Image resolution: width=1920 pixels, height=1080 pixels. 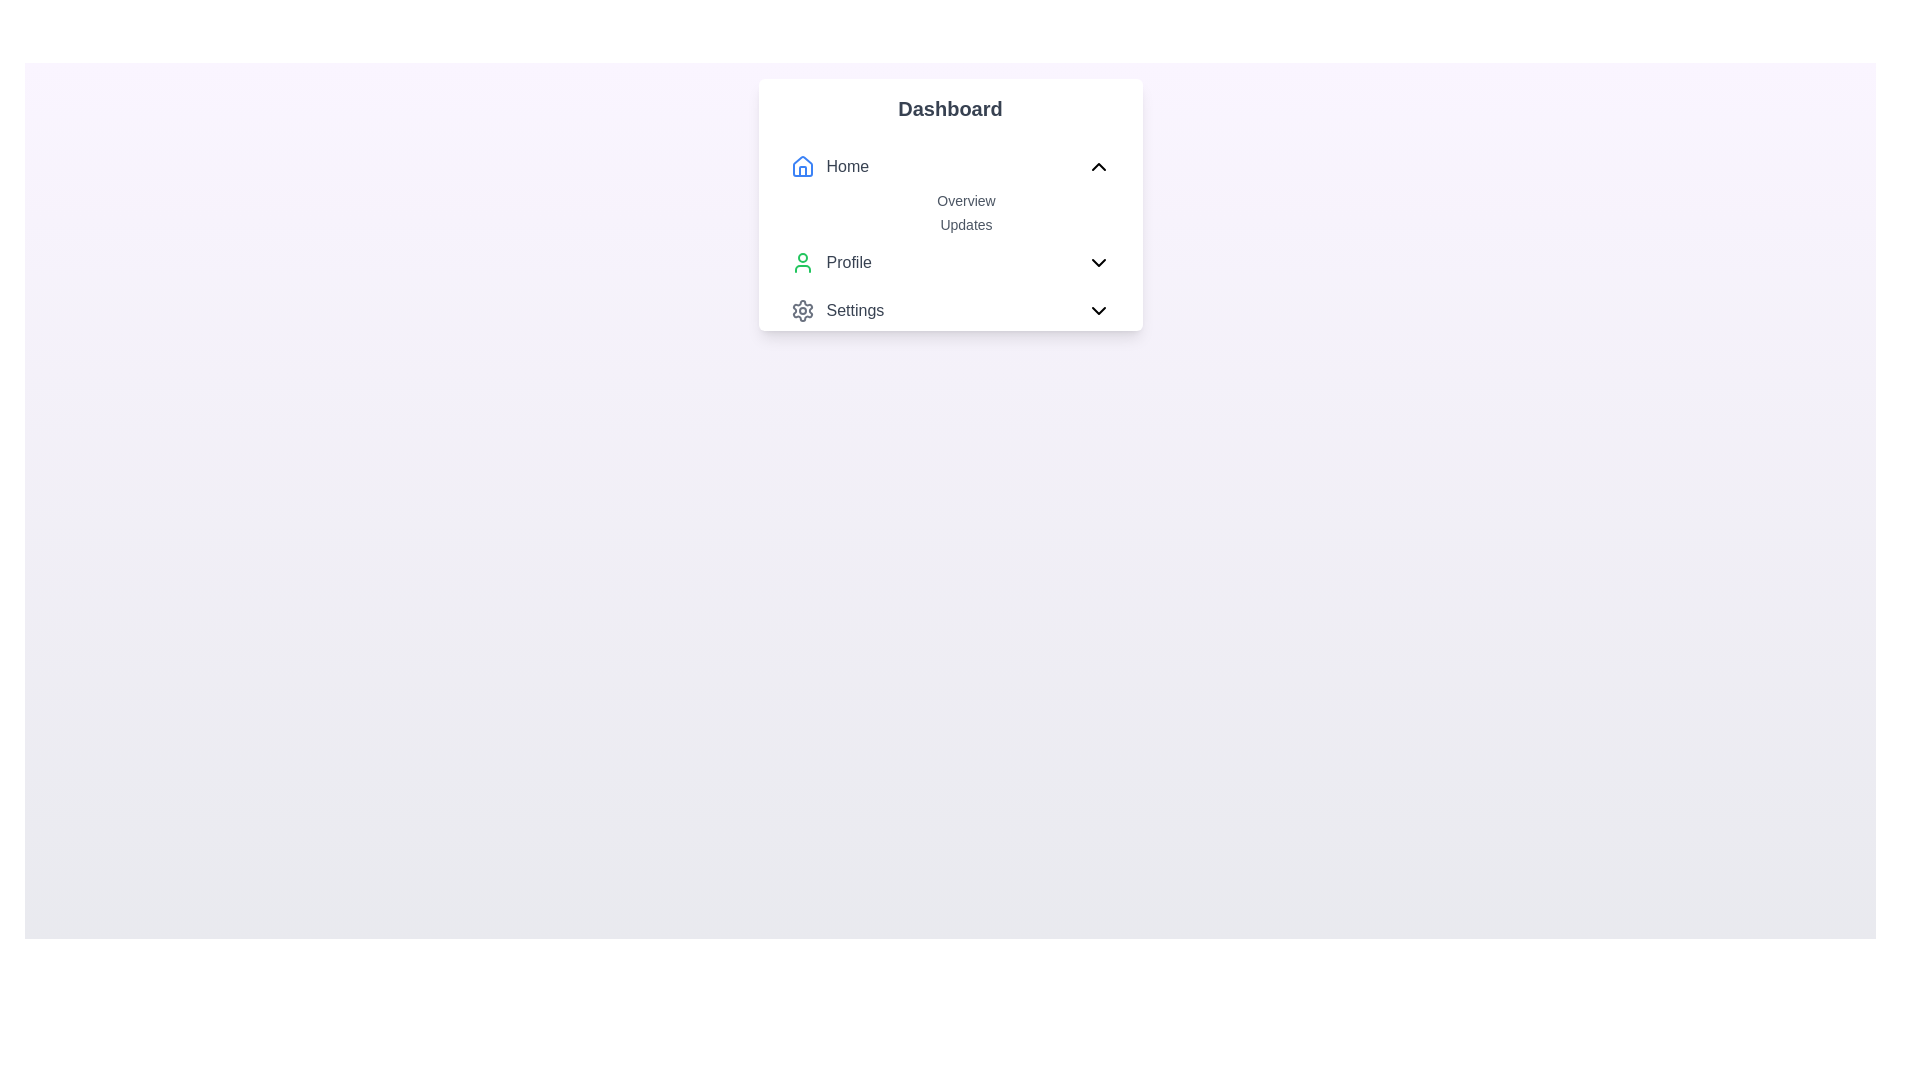 I want to click on the 'Home' icon, so click(x=802, y=165).